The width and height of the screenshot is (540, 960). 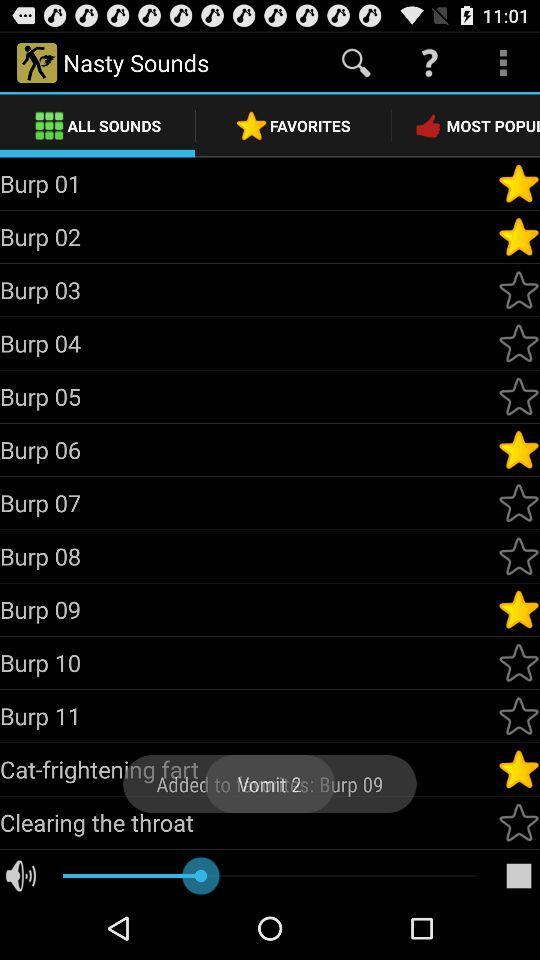 I want to click on star burp 08, so click(x=518, y=556).